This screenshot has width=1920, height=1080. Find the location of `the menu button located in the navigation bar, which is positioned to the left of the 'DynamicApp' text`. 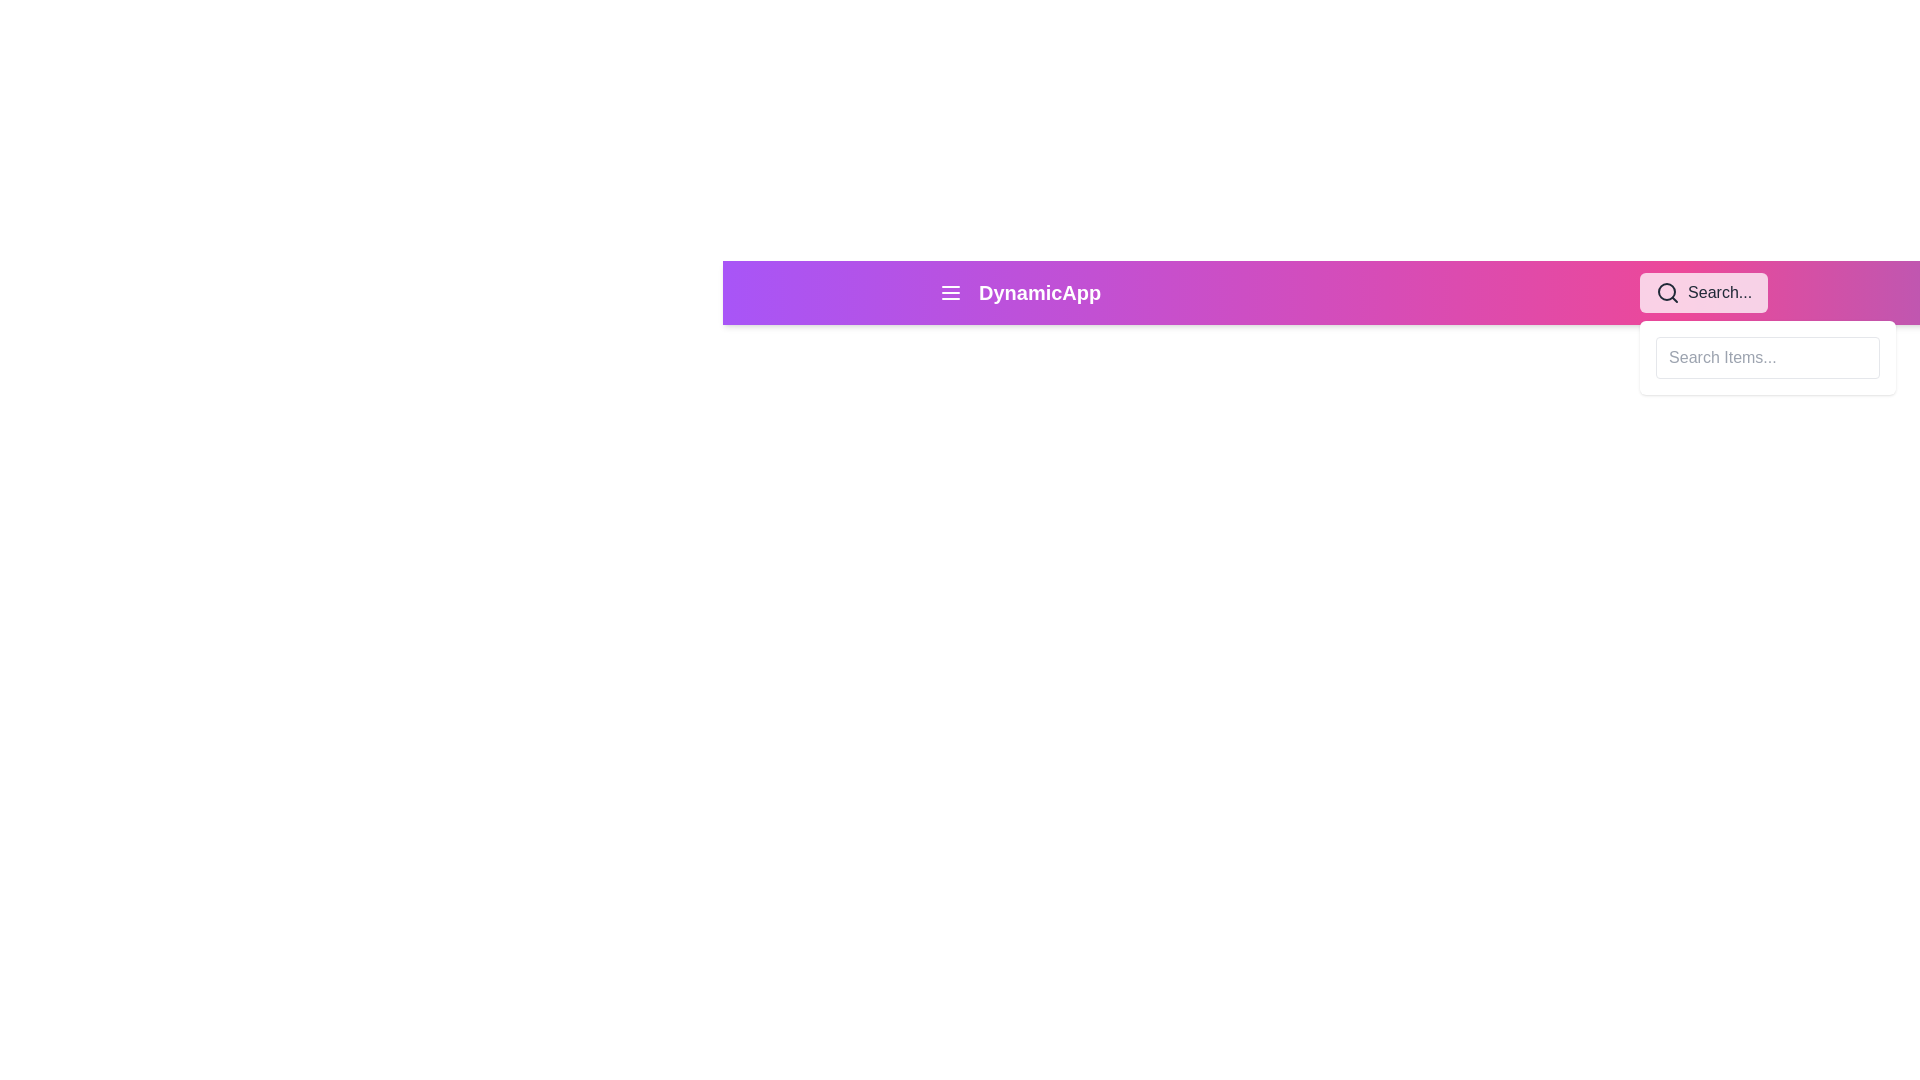

the menu button located in the navigation bar, which is positioned to the left of the 'DynamicApp' text is located at coordinates (949, 293).